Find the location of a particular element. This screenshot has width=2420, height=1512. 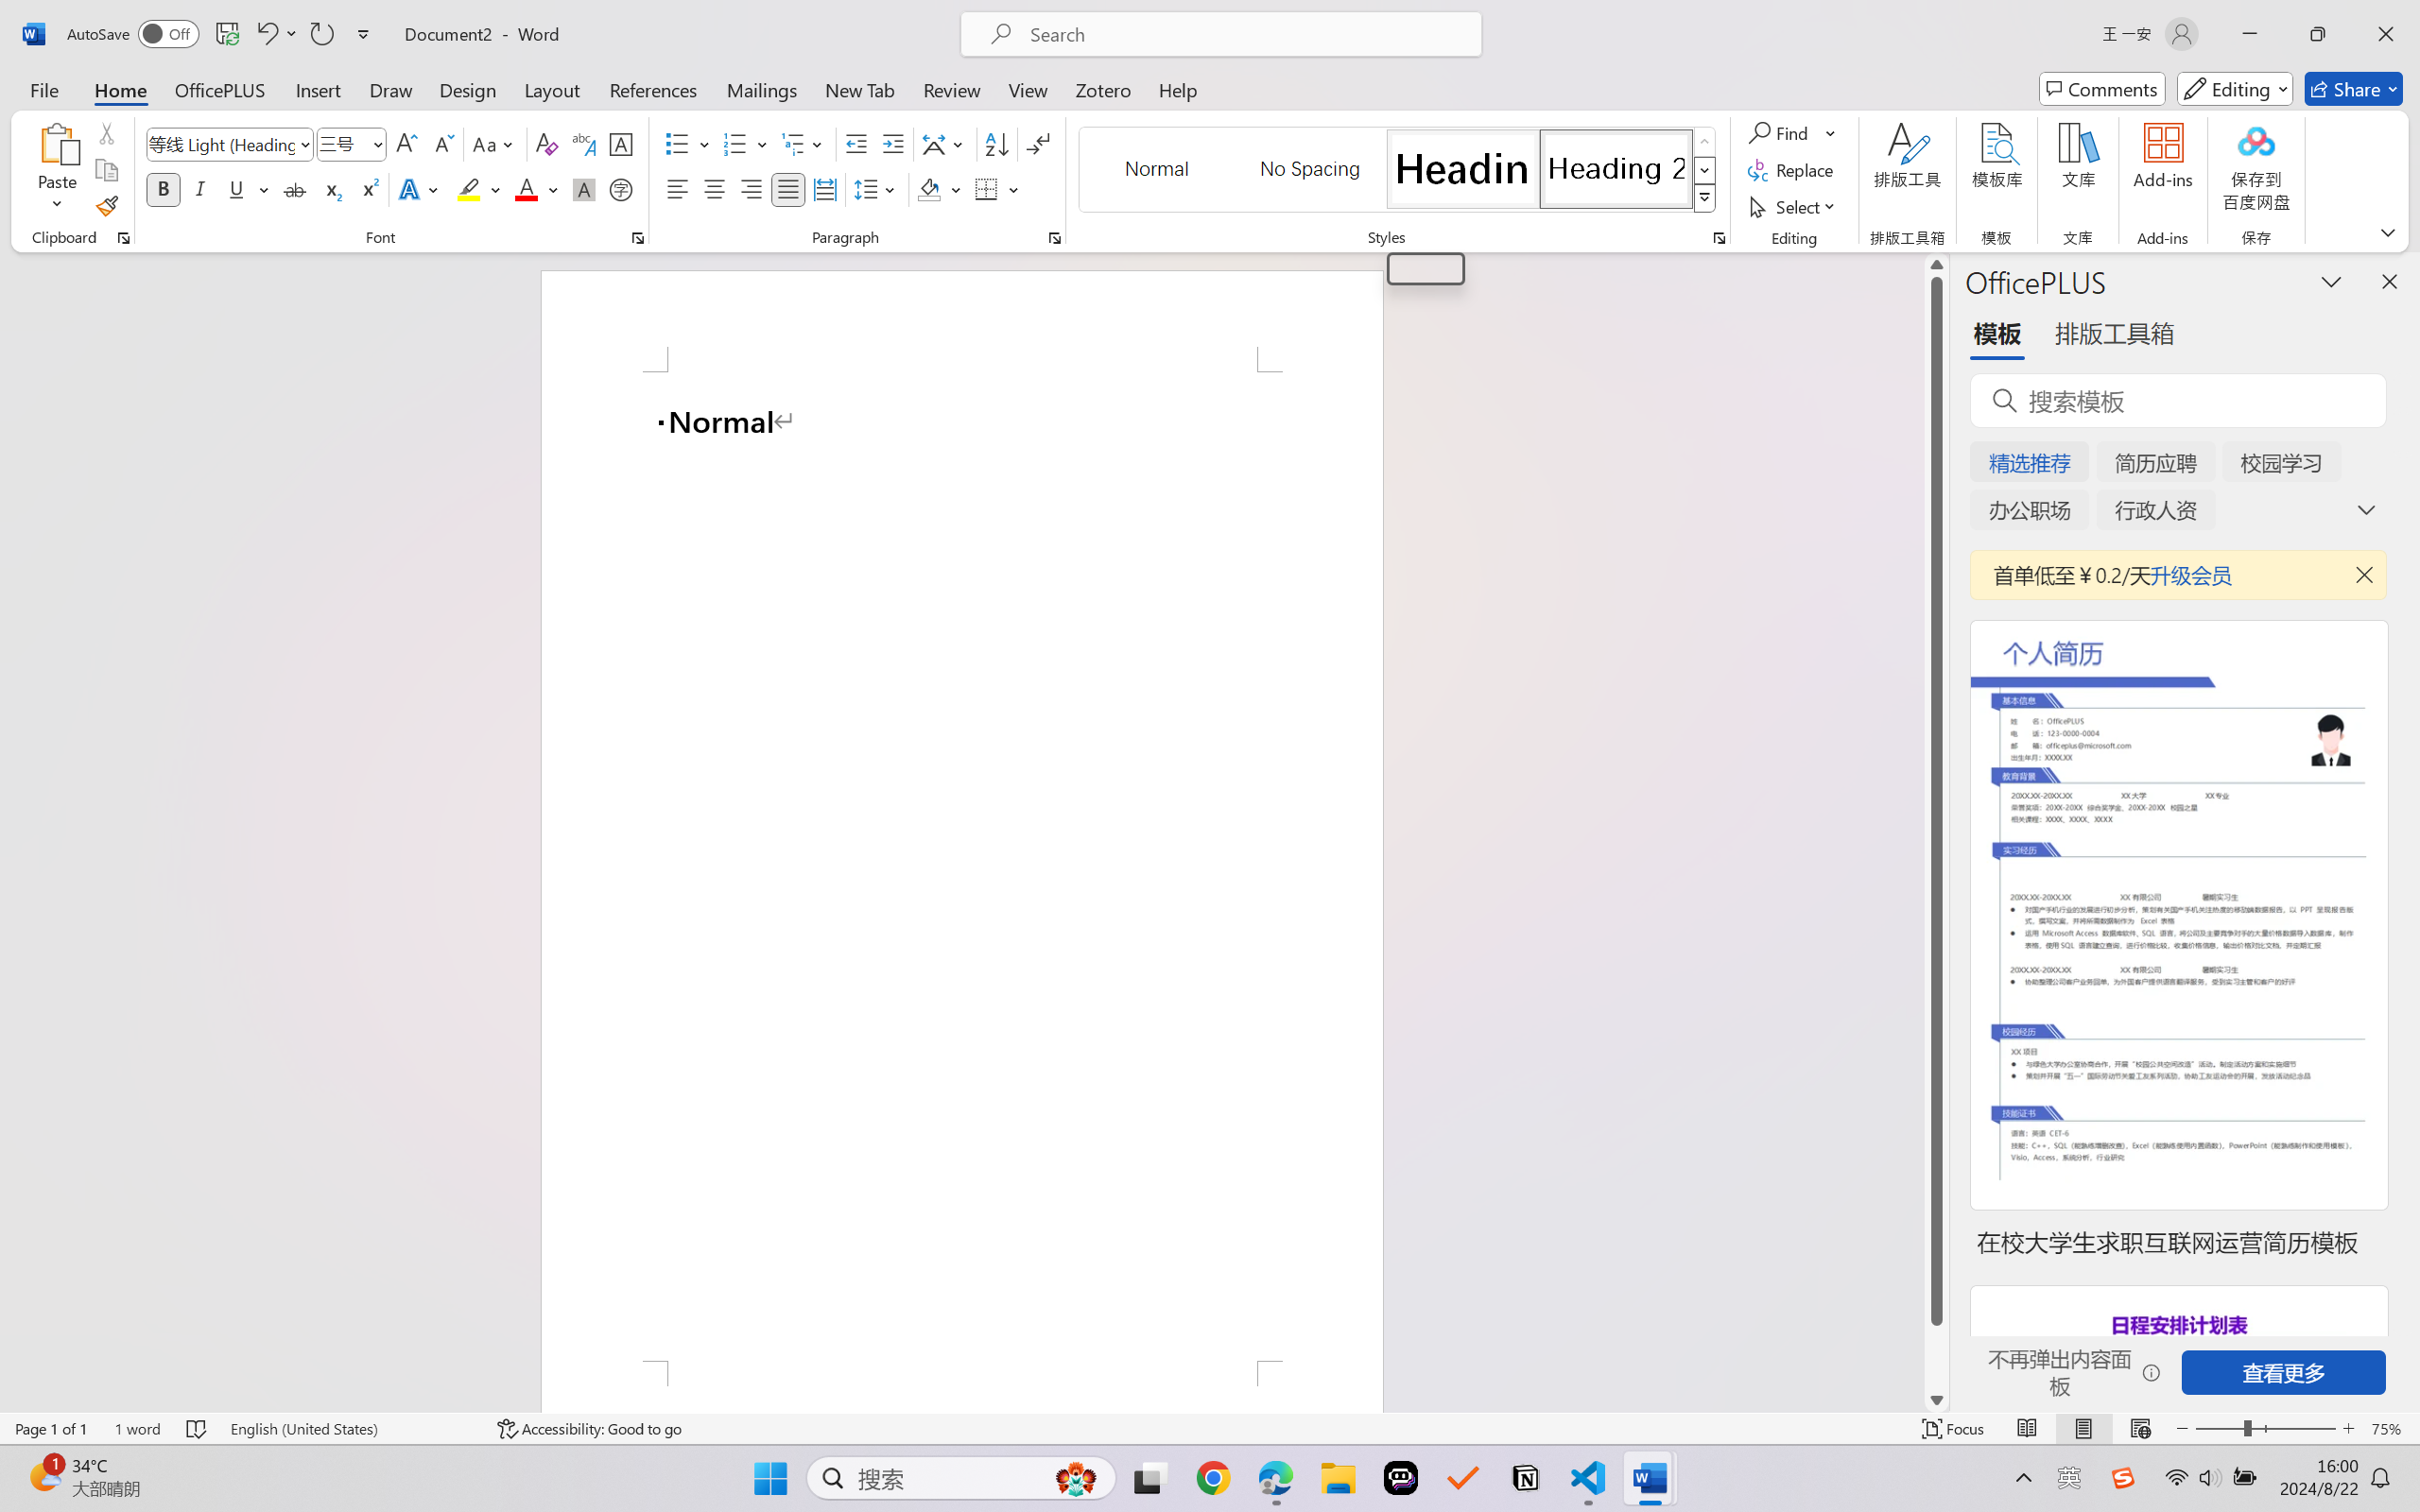

'Minimize' is located at coordinates (2250, 33).